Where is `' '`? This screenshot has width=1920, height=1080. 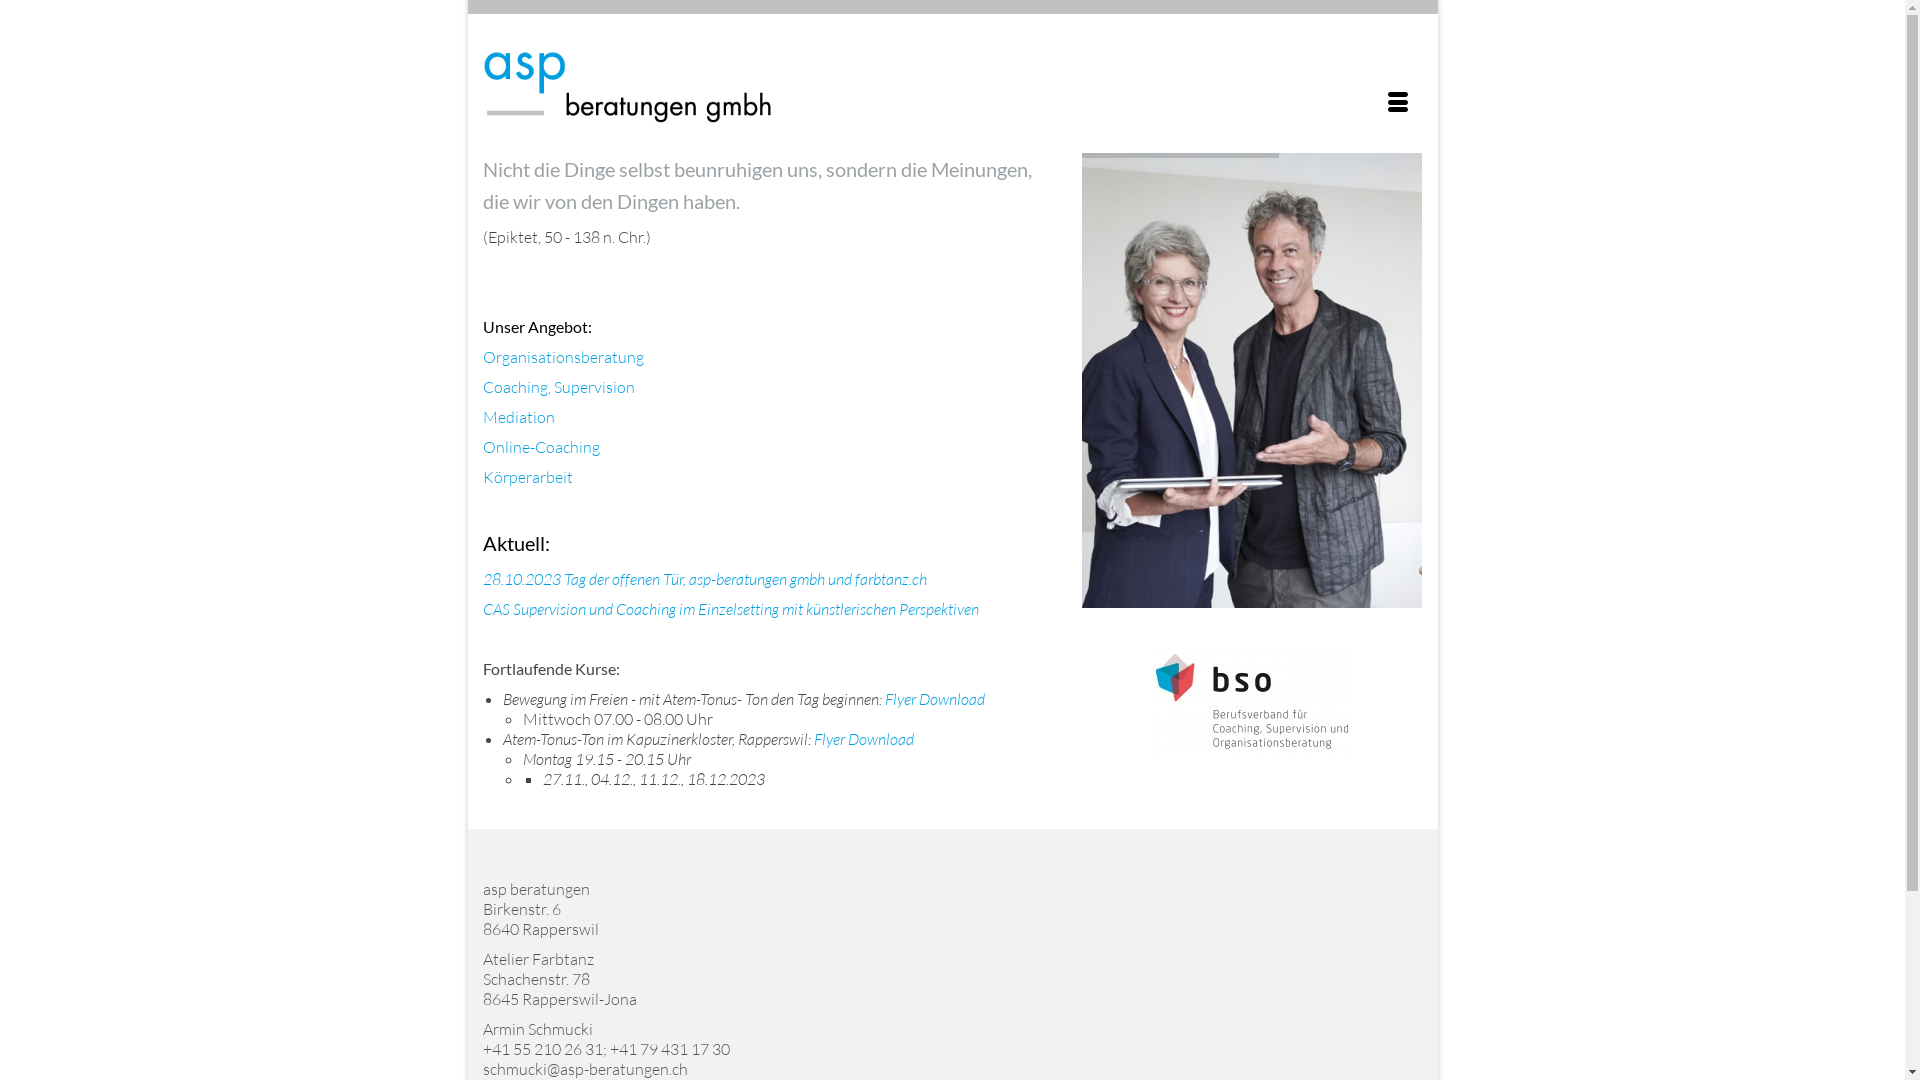
' ' is located at coordinates (915, 739).